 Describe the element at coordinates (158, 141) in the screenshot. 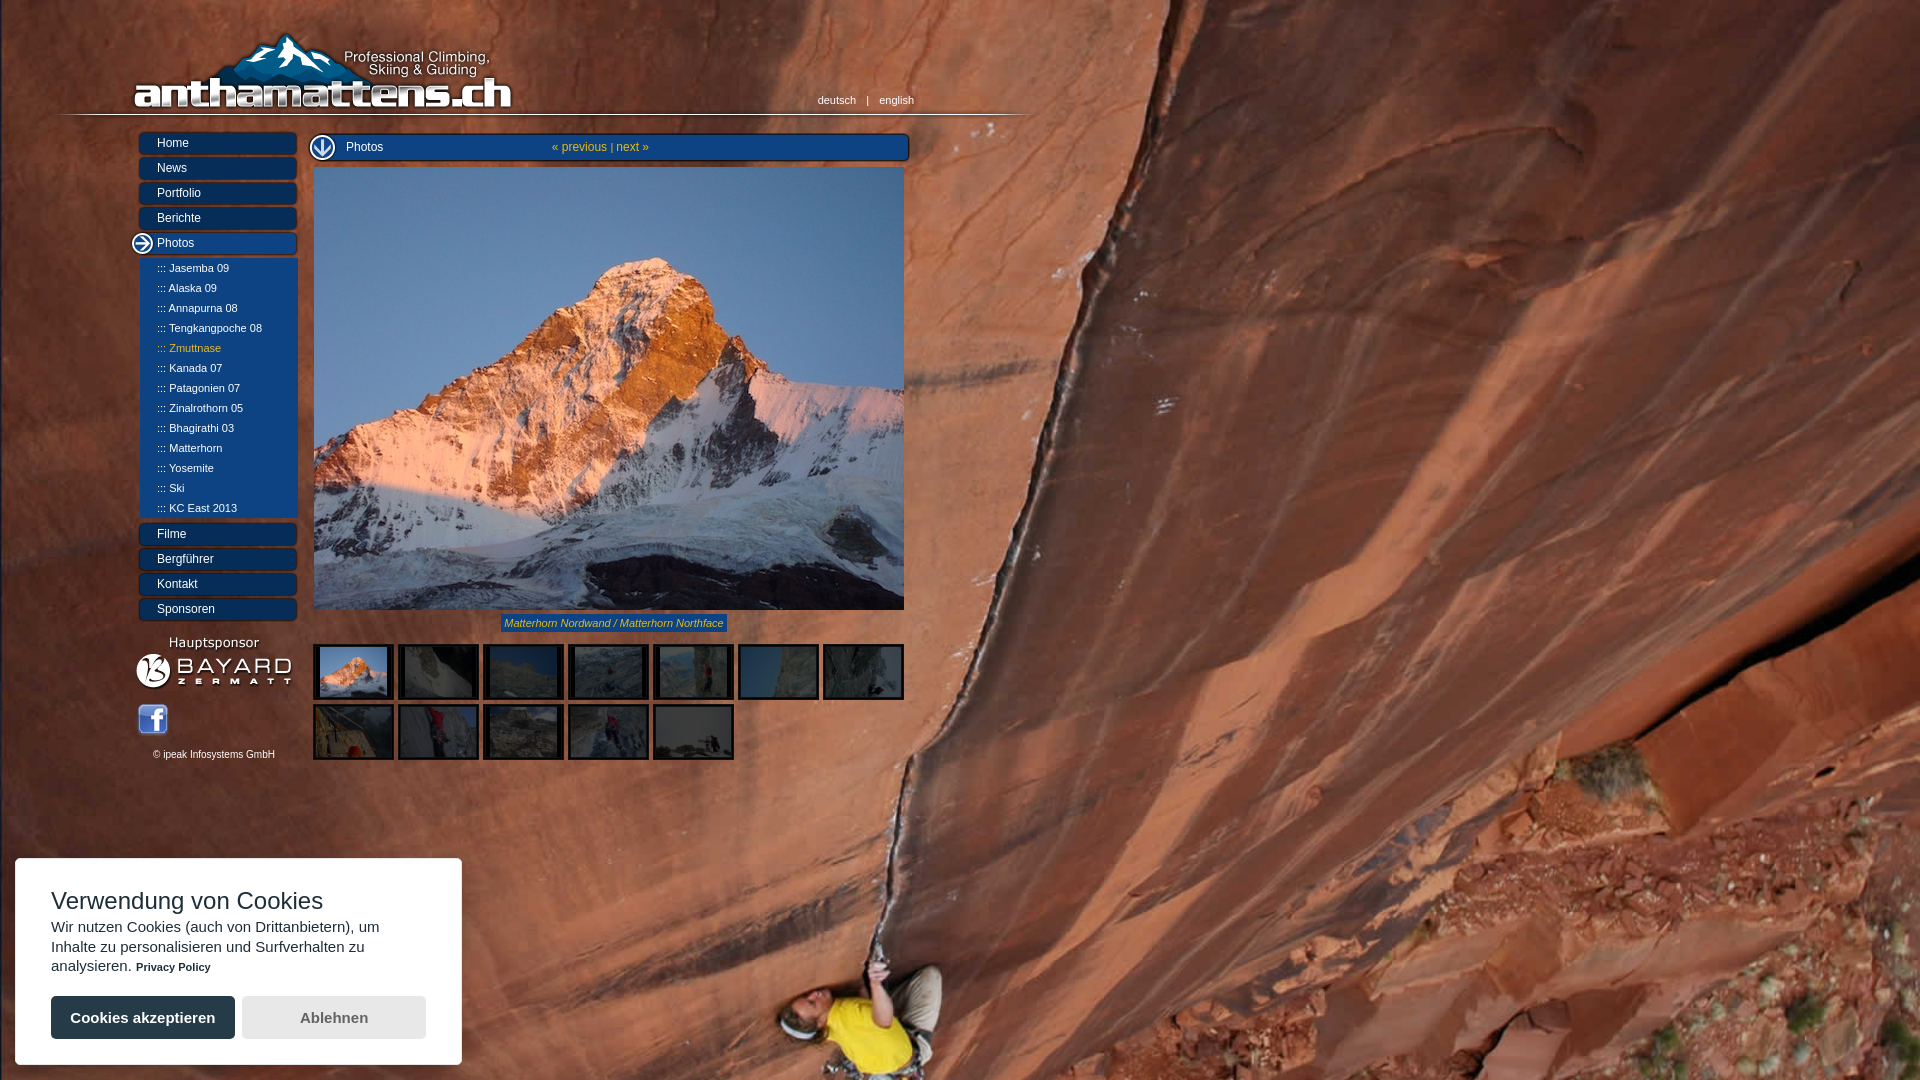

I see `'Home'` at that location.